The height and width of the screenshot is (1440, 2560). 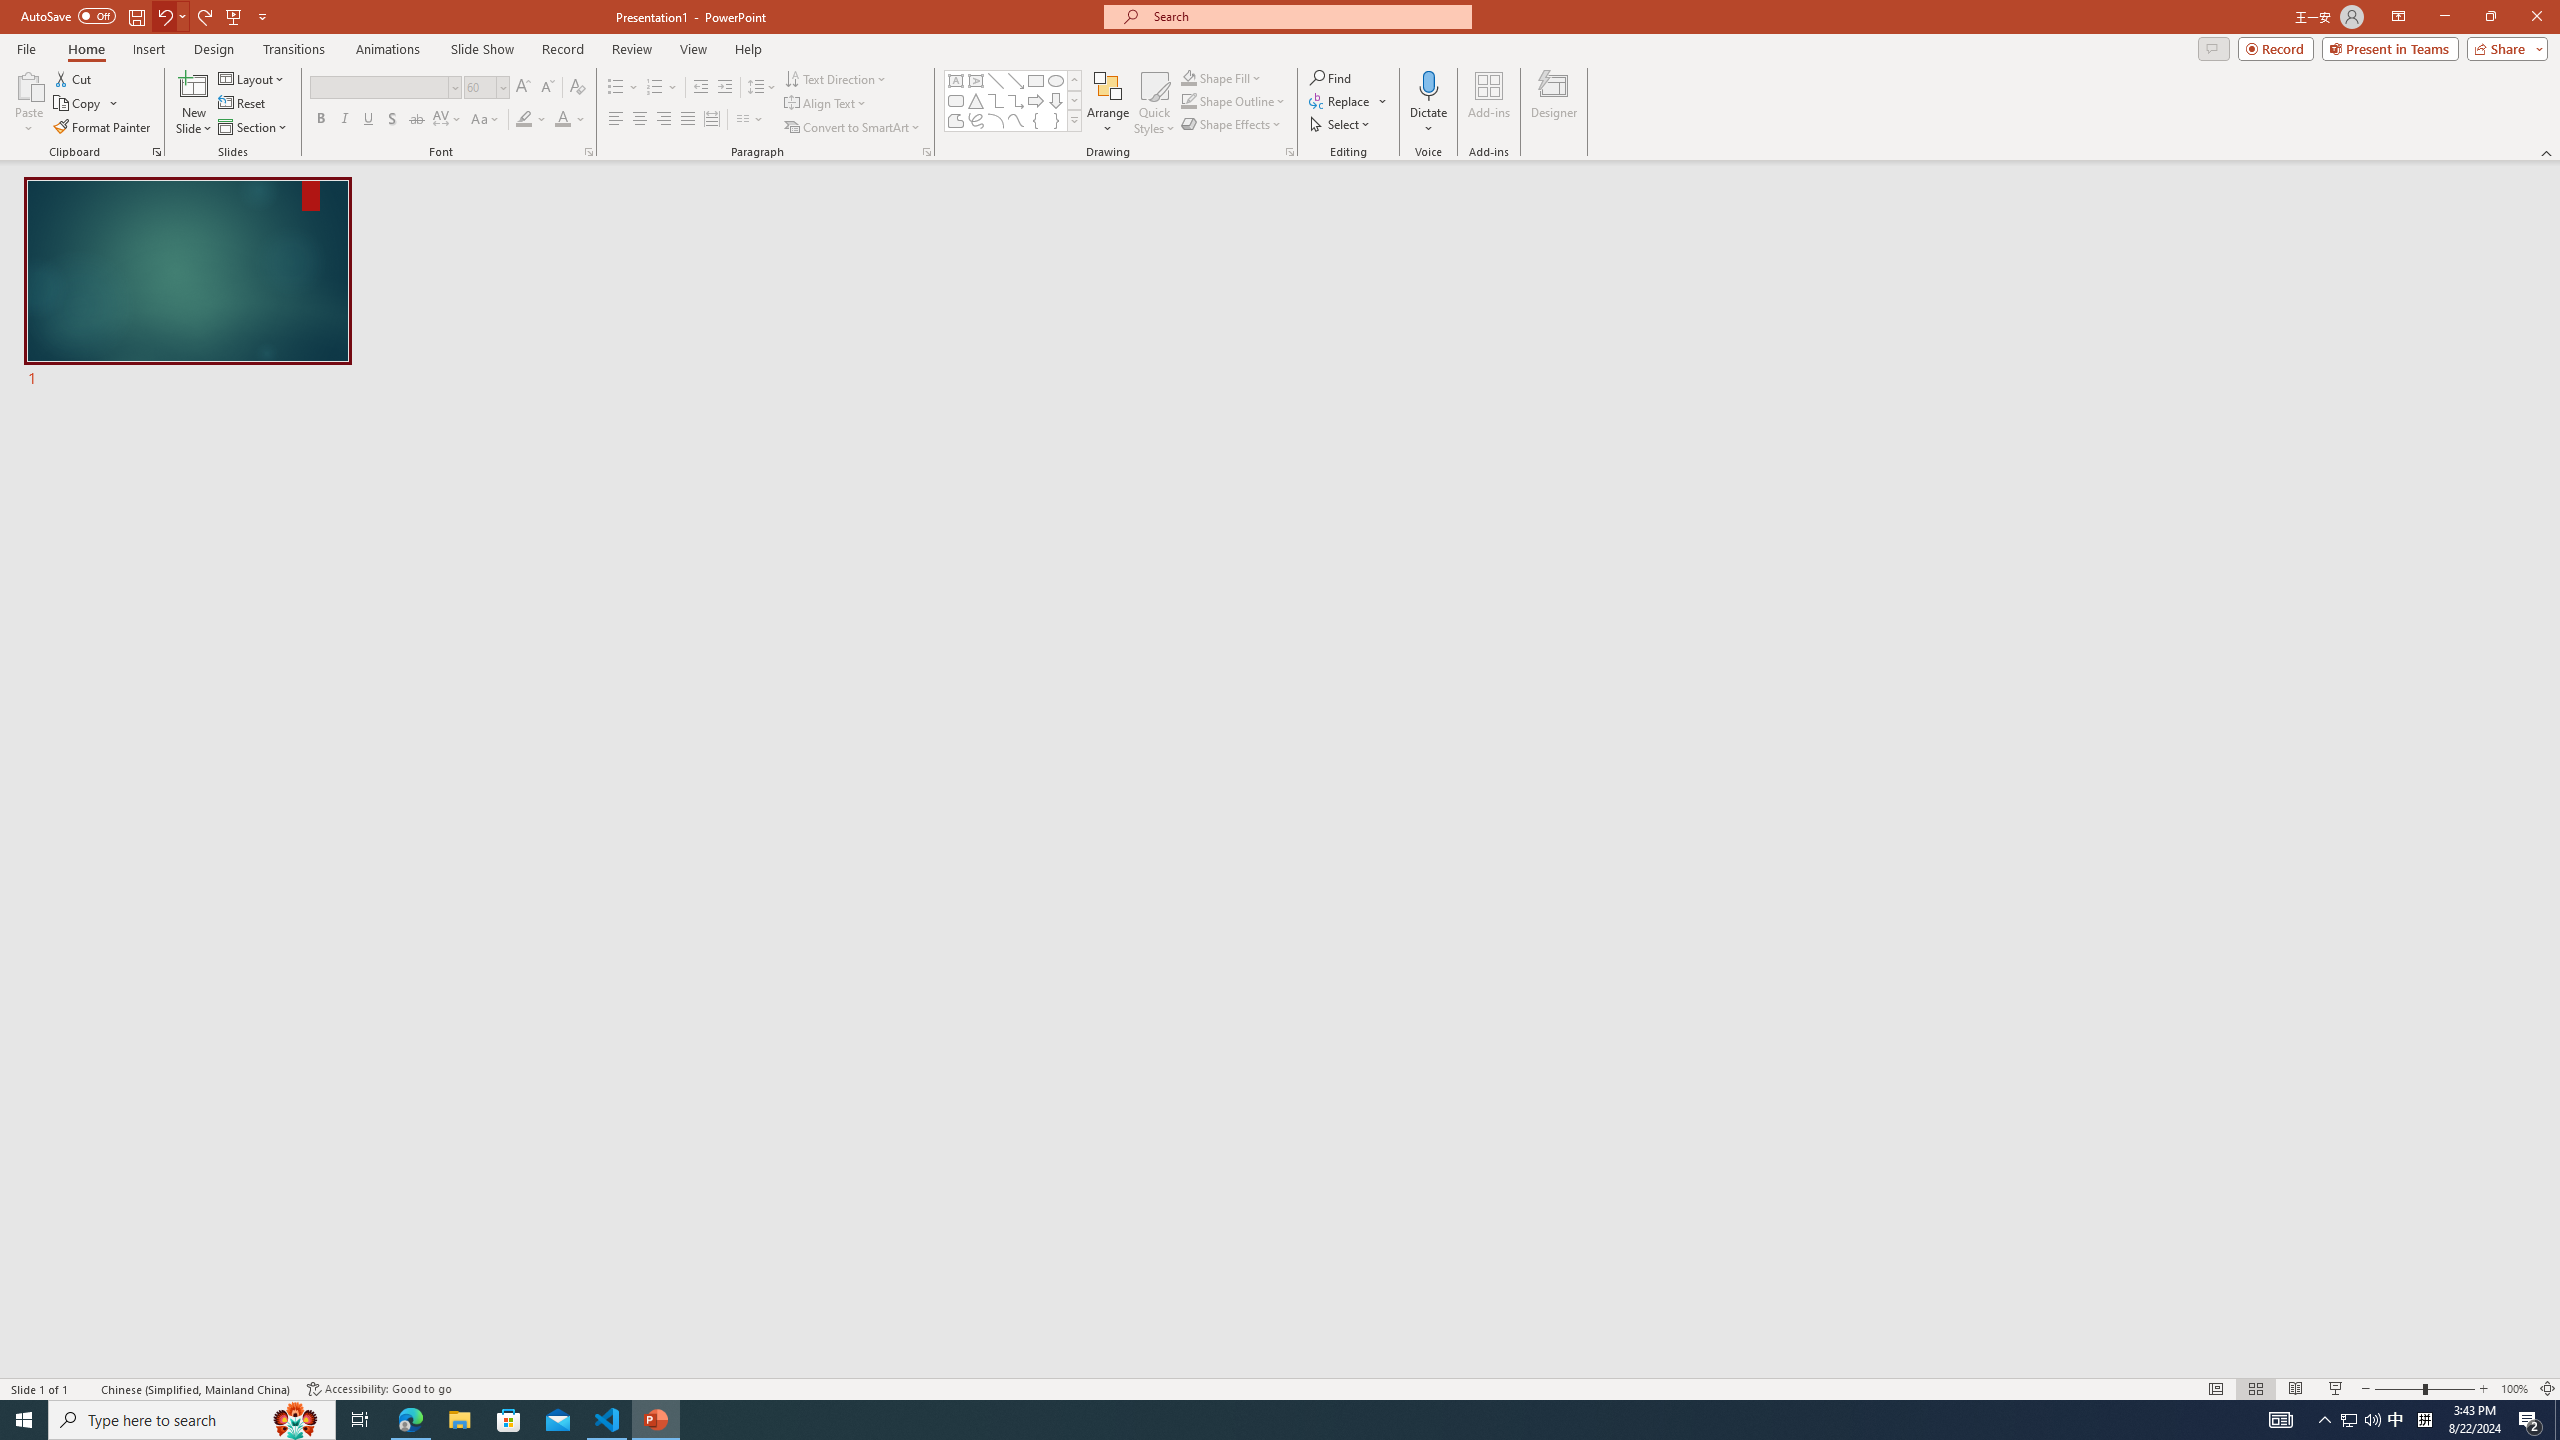 What do you see at coordinates (1189, 77) in the screenshot?
I see `'Shape Fill Orange, Accent 2'` at bounding box center [1189, 77].